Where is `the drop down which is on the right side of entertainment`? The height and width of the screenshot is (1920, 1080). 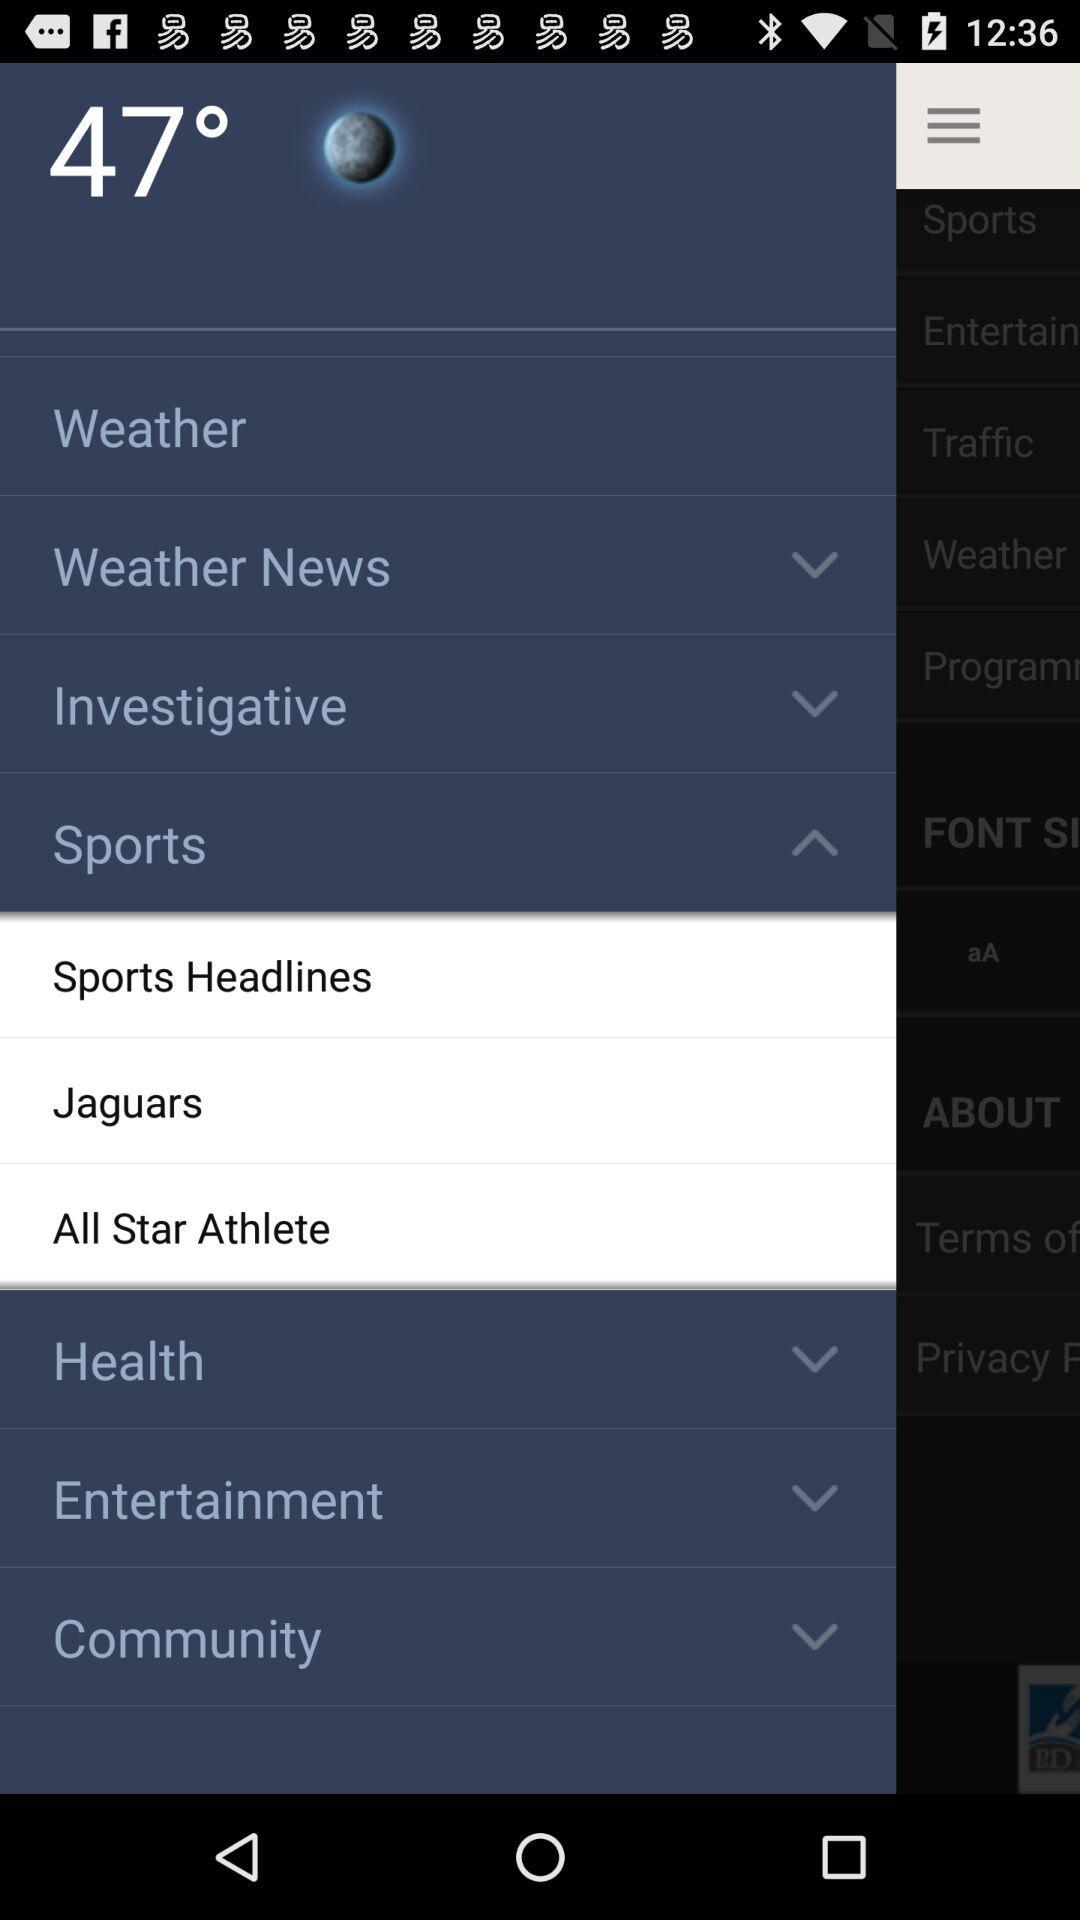 the drop down which is on the right side of entertainment is located at coordinates (814, 1497).